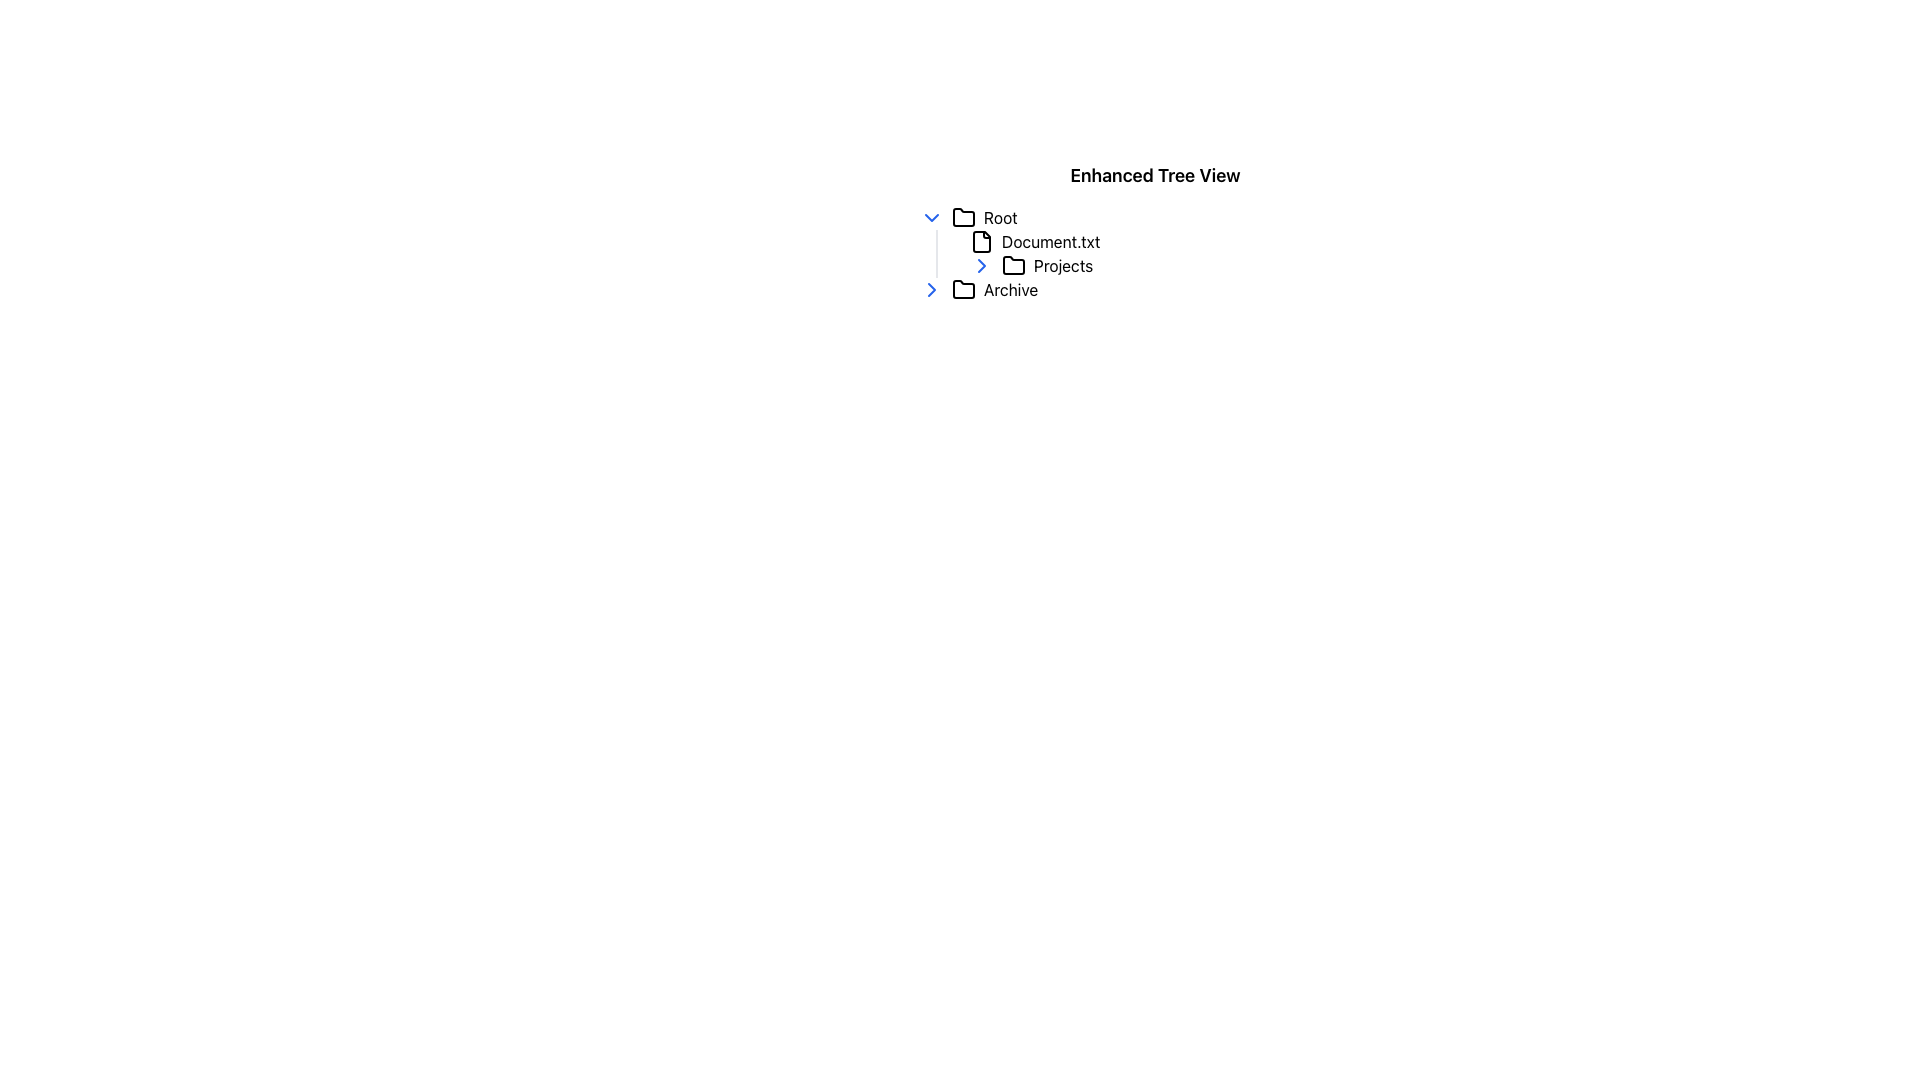  Describe the element at coordinates (1011, 289) in the screenshot. I see `the Text Label indicating the name of a folder or item in the tree view interface, which is located at the bottom level of the tree structure hierarchy` at that location.